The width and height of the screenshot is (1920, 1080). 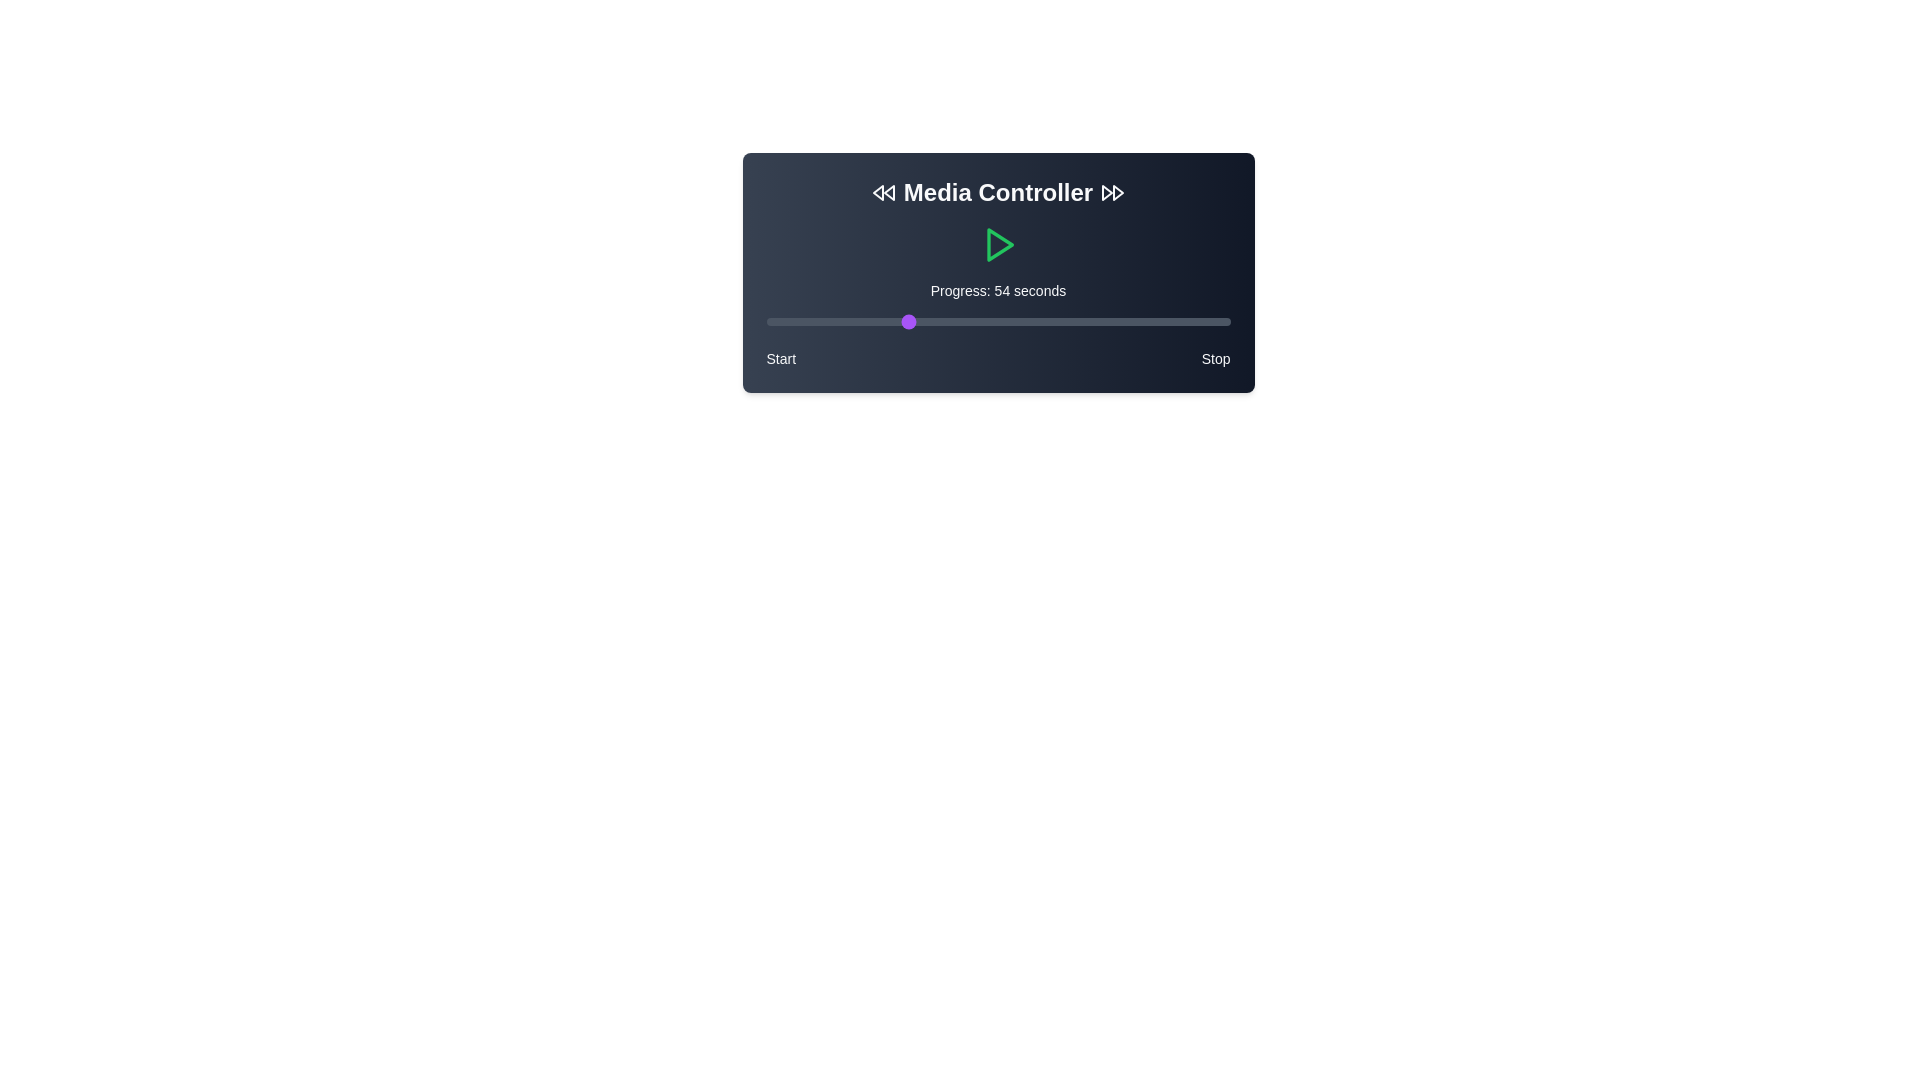 What do you see at coordinates (882, 192) in the screenshot?
I see `the Rewind icon to navigate` at bounding box center [882, 192].